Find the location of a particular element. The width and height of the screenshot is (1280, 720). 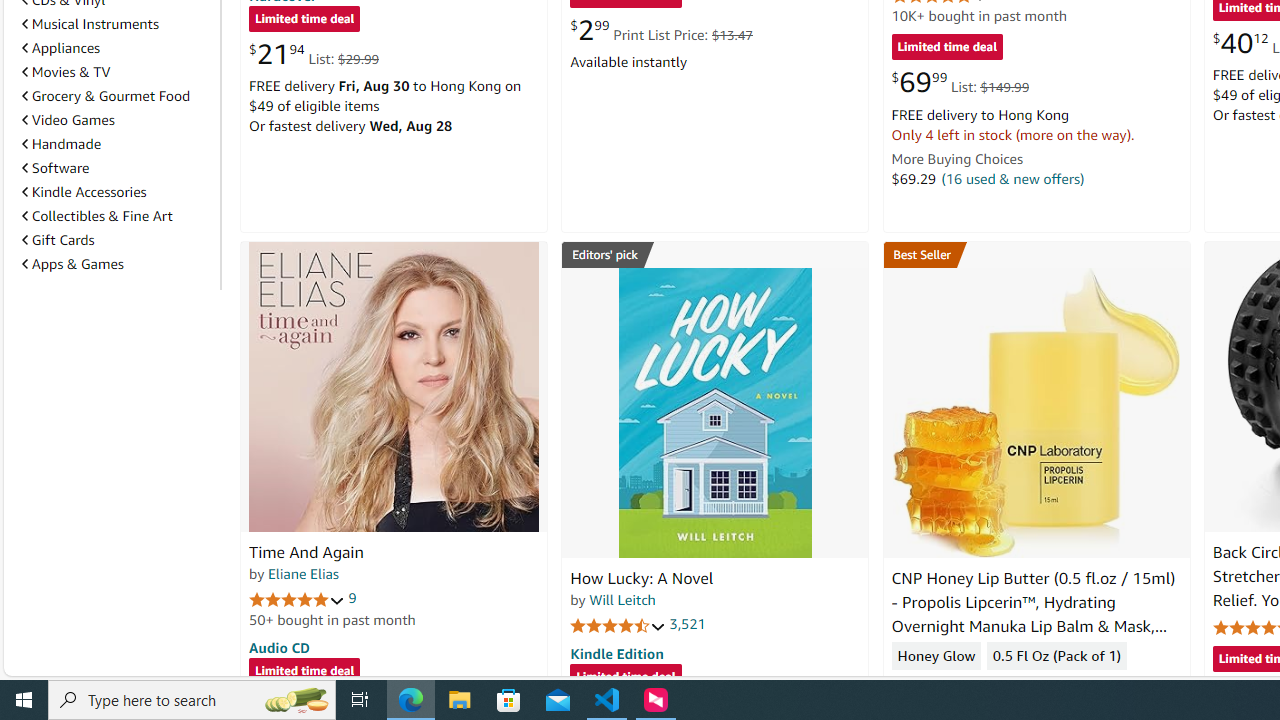

'Audio CD' is located at coordinates (278, 647).